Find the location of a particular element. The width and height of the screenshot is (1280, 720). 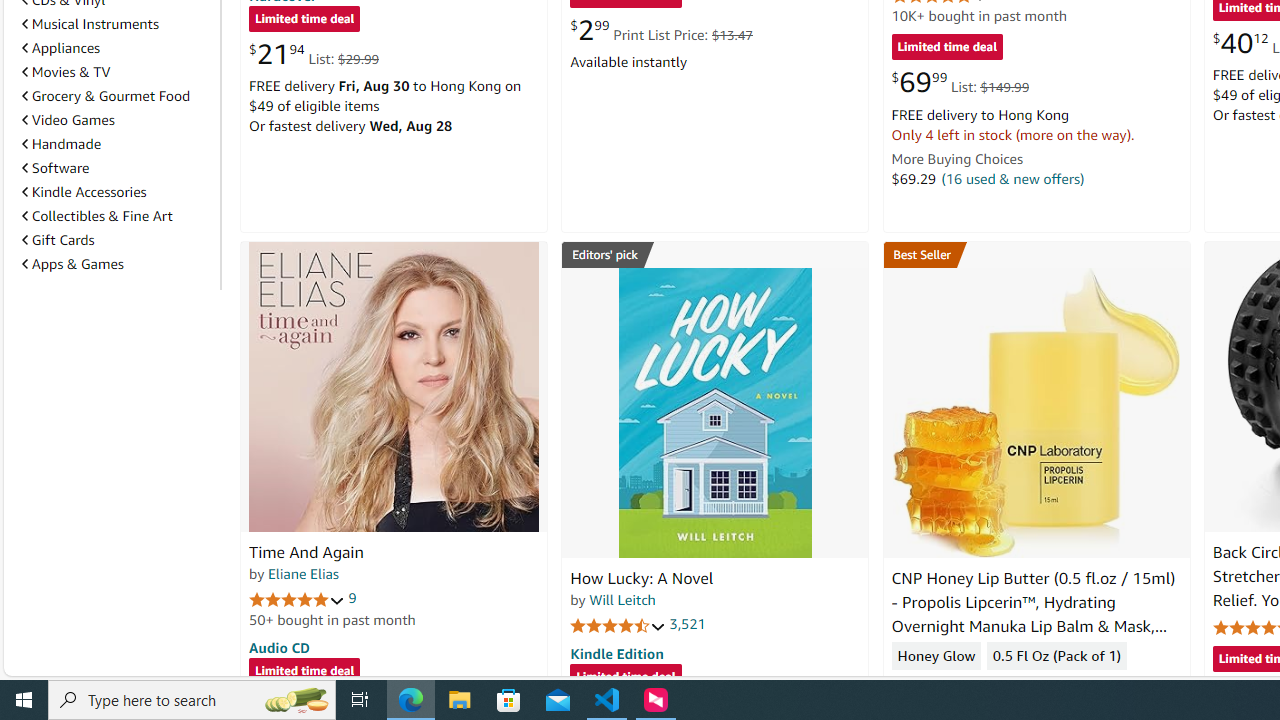

'Audio CD' is located at coordinates (278, 647).